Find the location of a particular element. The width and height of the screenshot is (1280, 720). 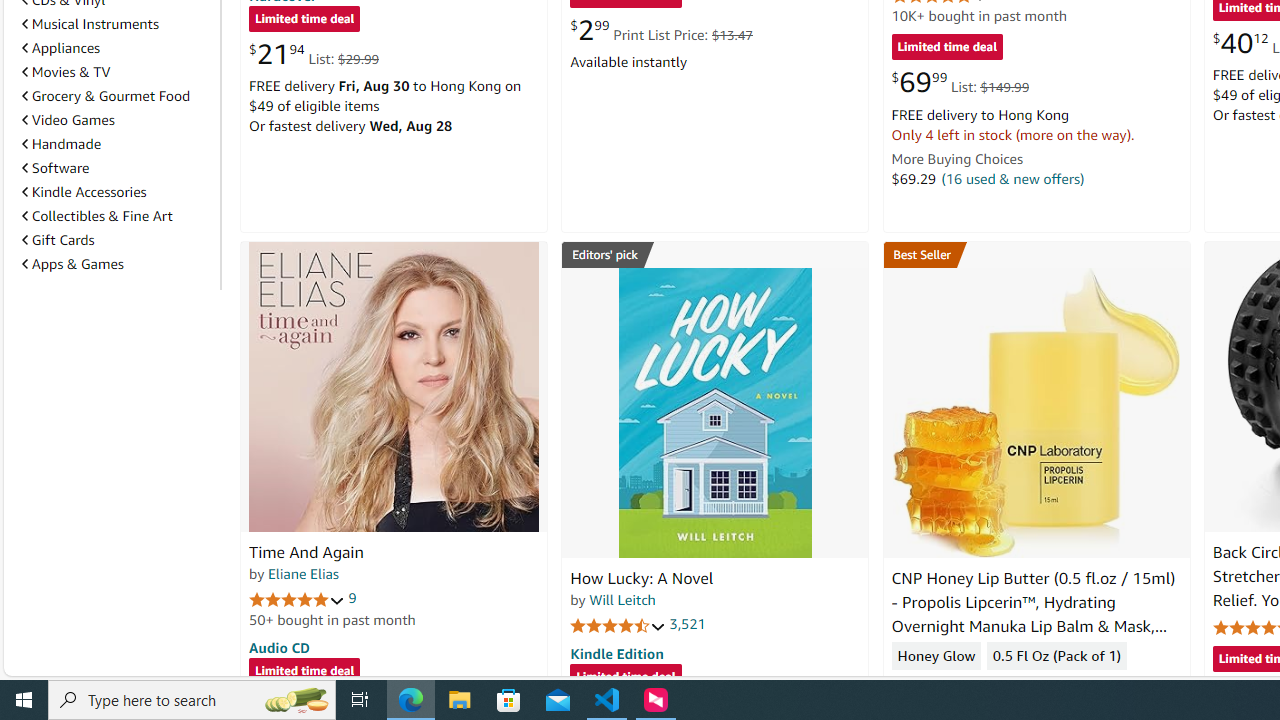

'Audio CD' is located at coordinates (278, 647).